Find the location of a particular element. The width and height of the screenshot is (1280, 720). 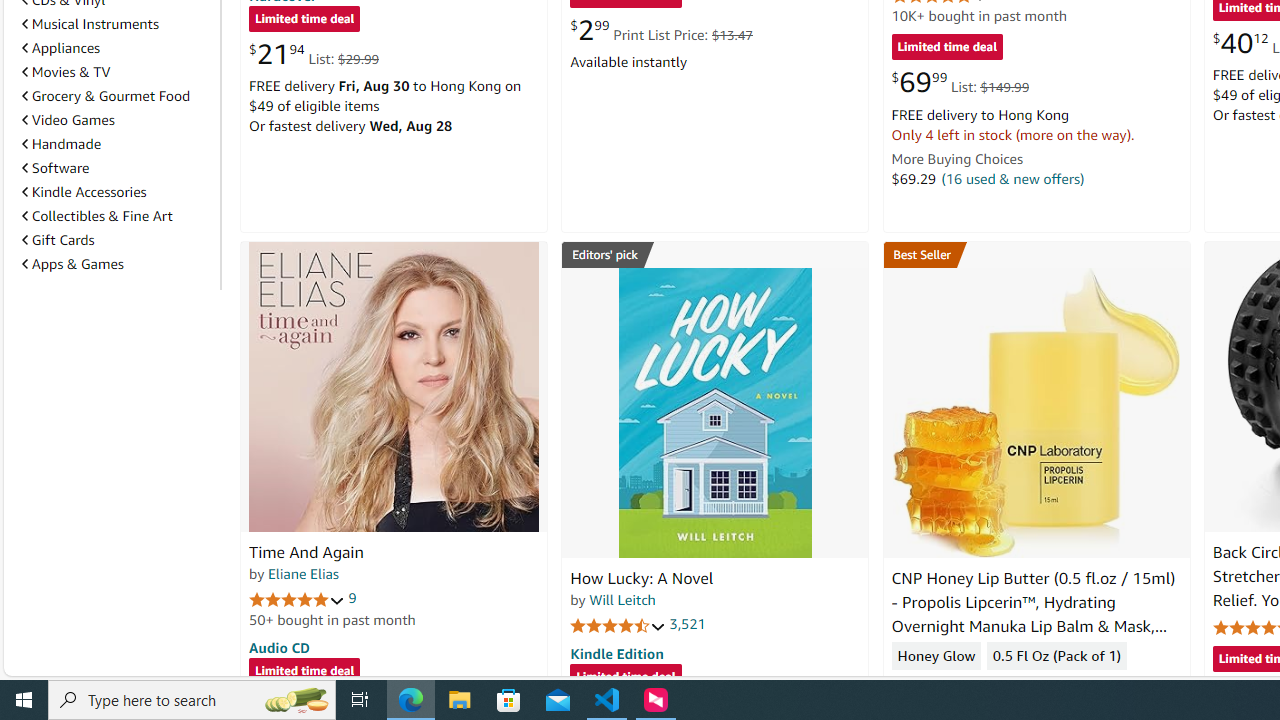

'Audio CD' is located at coordinates (278, 647).